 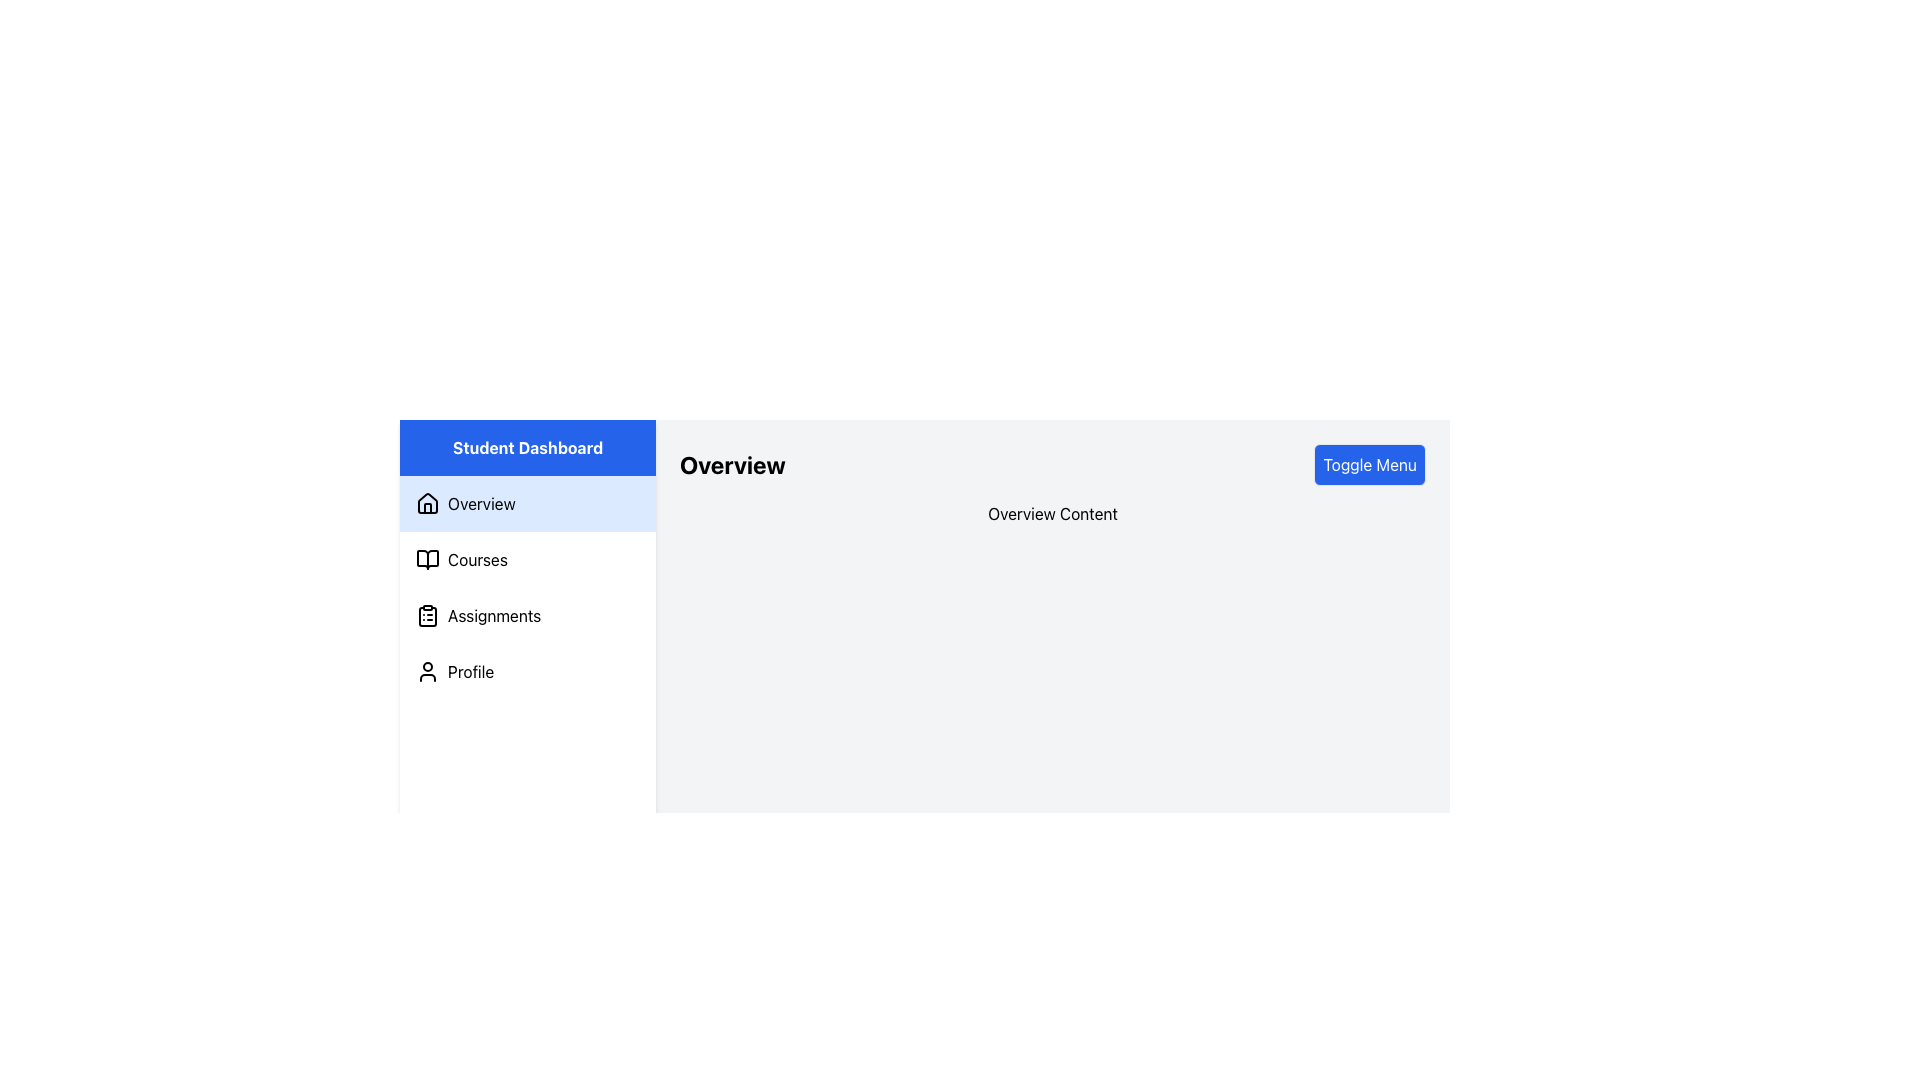 What do you see at coordinates (426, 615) in the screenshot?
I see `the 'Assignments' icon in the left-hand sidebar navigation menu, which is the second item within the 'Assignments' section` at bounding box center [426, 615].